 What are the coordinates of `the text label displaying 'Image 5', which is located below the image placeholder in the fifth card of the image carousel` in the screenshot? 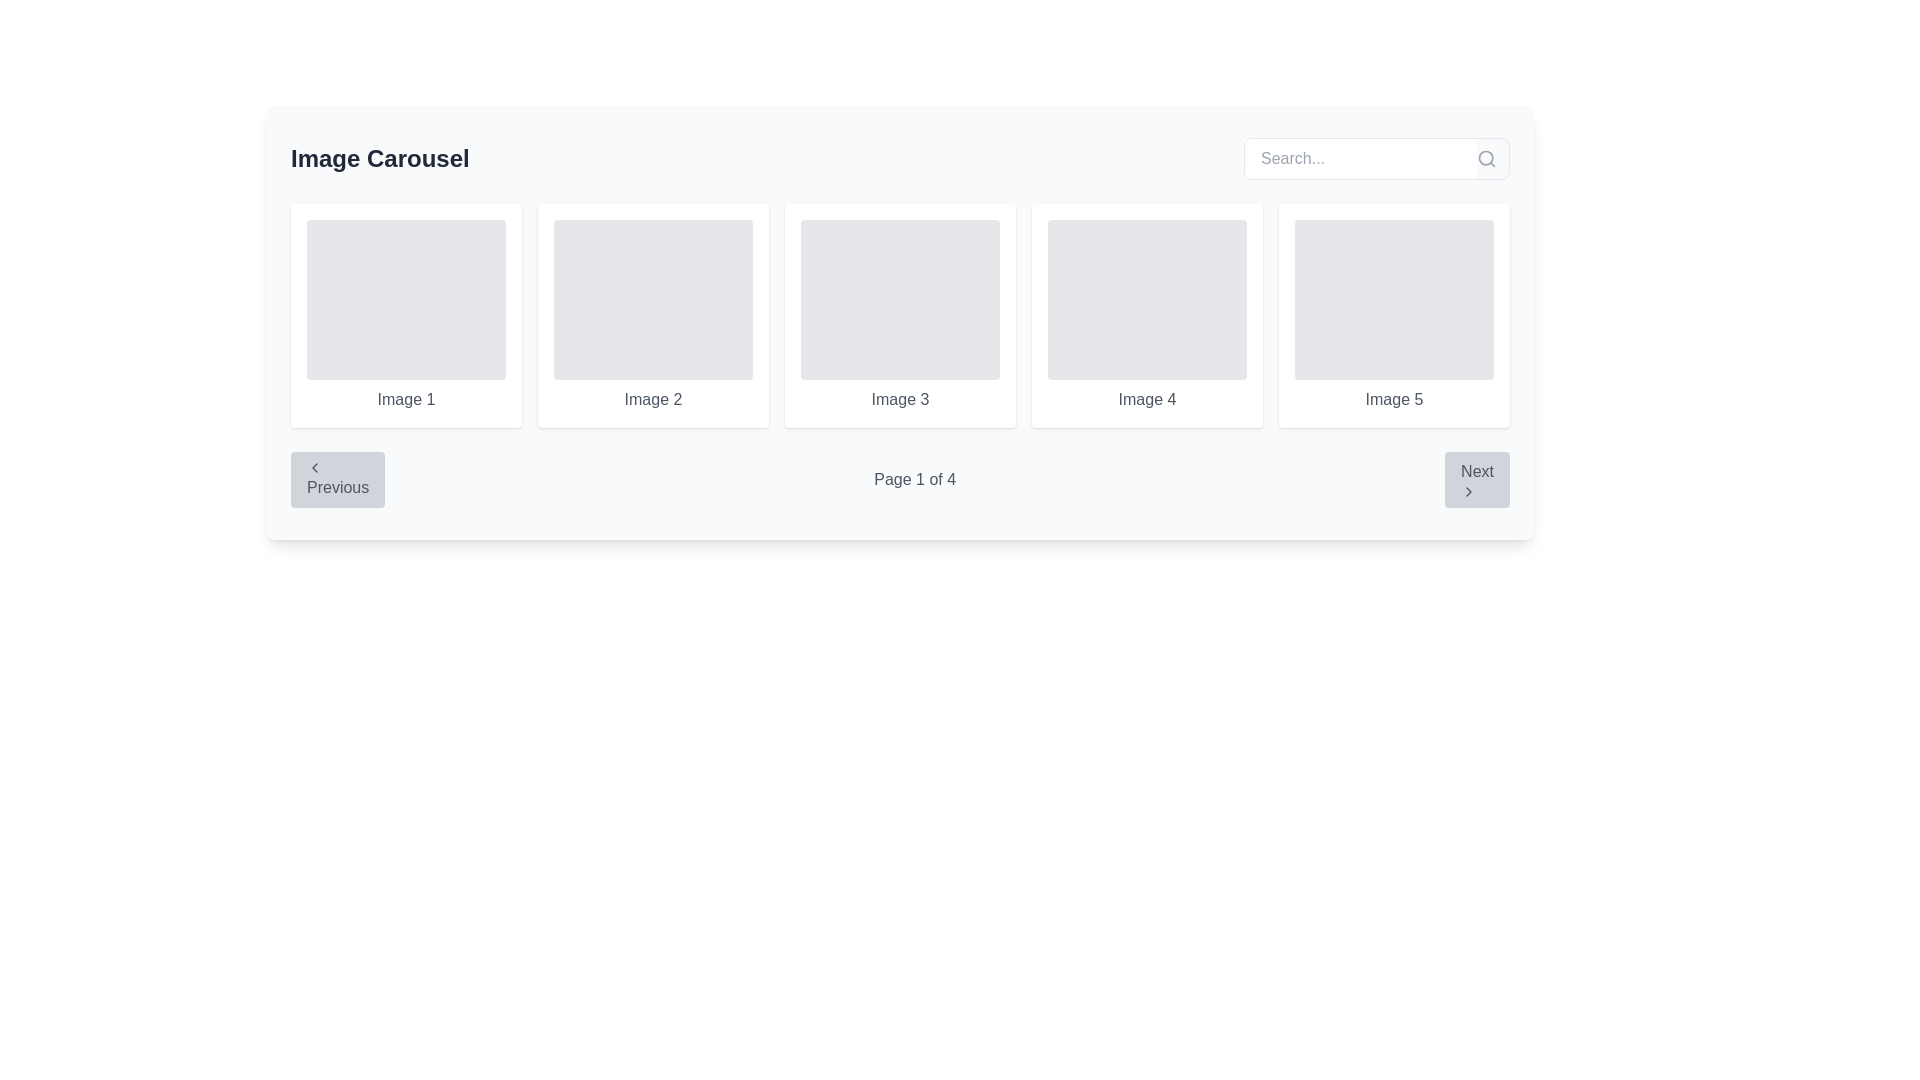 It's located at (1393, 400).